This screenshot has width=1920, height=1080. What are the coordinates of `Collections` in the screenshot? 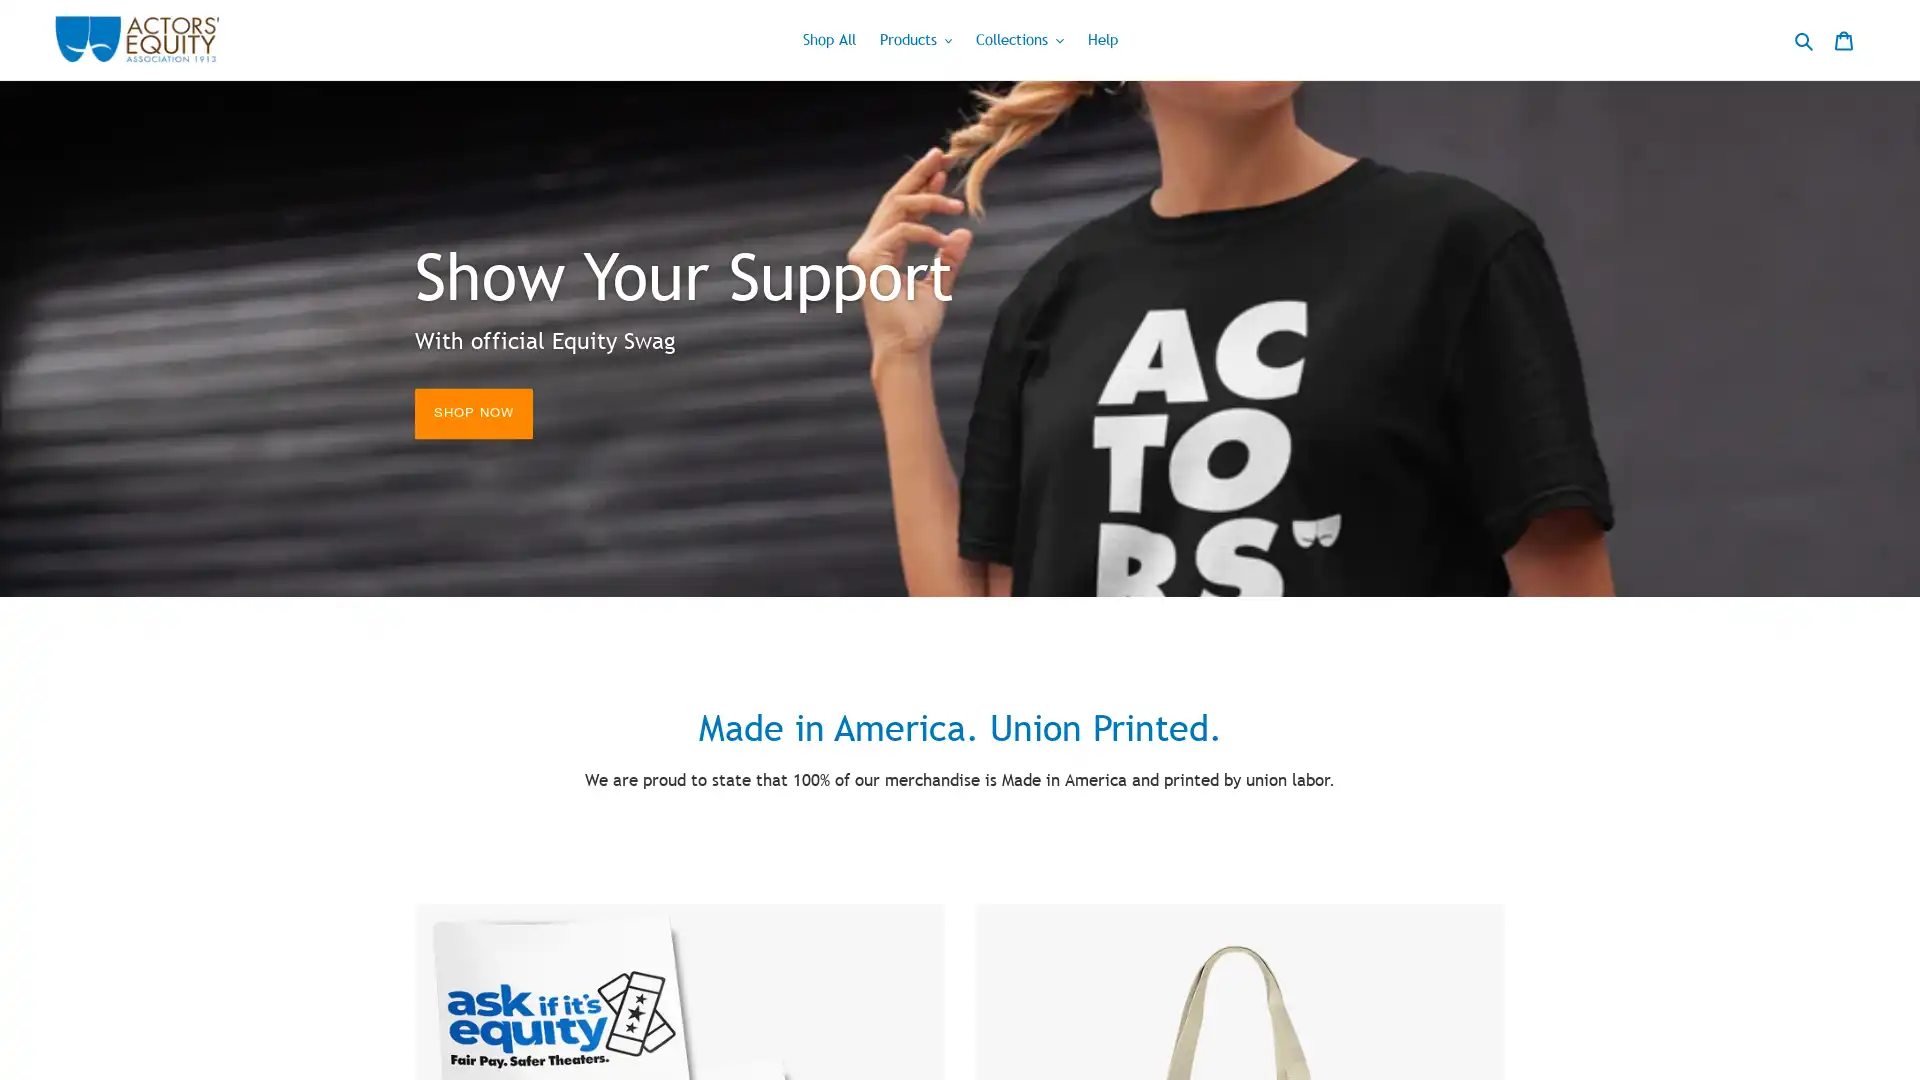 It's located at (1019, 39).